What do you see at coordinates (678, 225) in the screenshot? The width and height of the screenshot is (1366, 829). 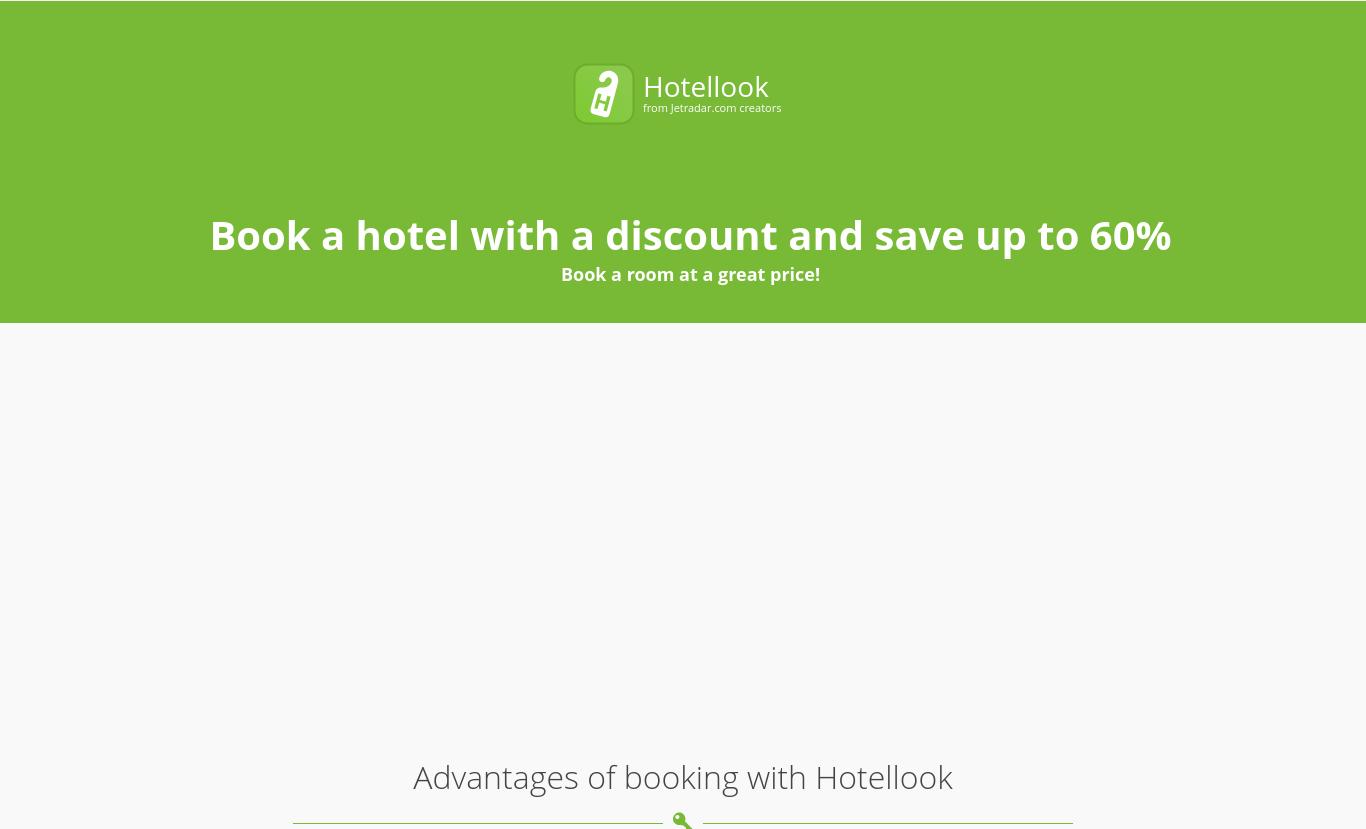 I see `'We compare room prices from 70 different hotel booking services, enabling you to pick the most affordable offers that are not even listed on each service separately'` at bounding box center [678, 225].